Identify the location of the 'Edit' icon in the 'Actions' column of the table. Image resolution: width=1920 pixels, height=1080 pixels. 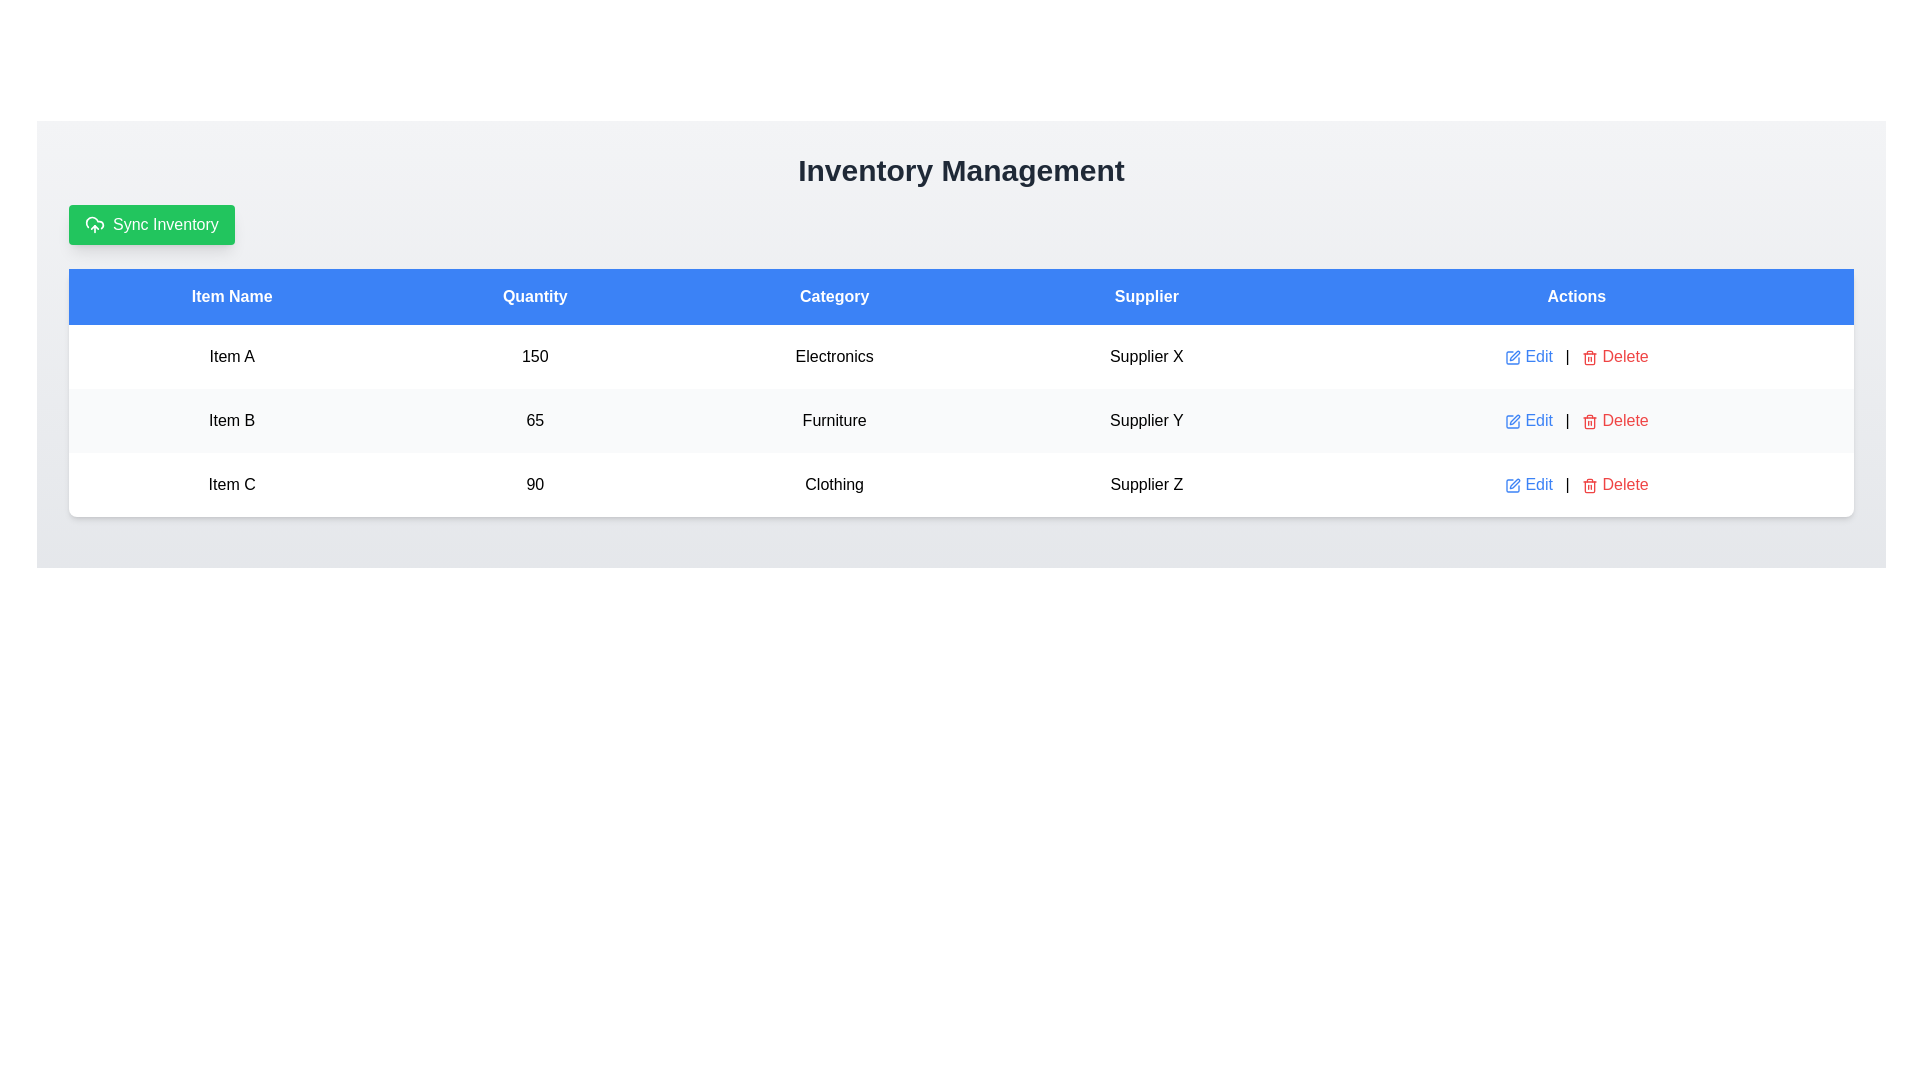
(1512, 485).